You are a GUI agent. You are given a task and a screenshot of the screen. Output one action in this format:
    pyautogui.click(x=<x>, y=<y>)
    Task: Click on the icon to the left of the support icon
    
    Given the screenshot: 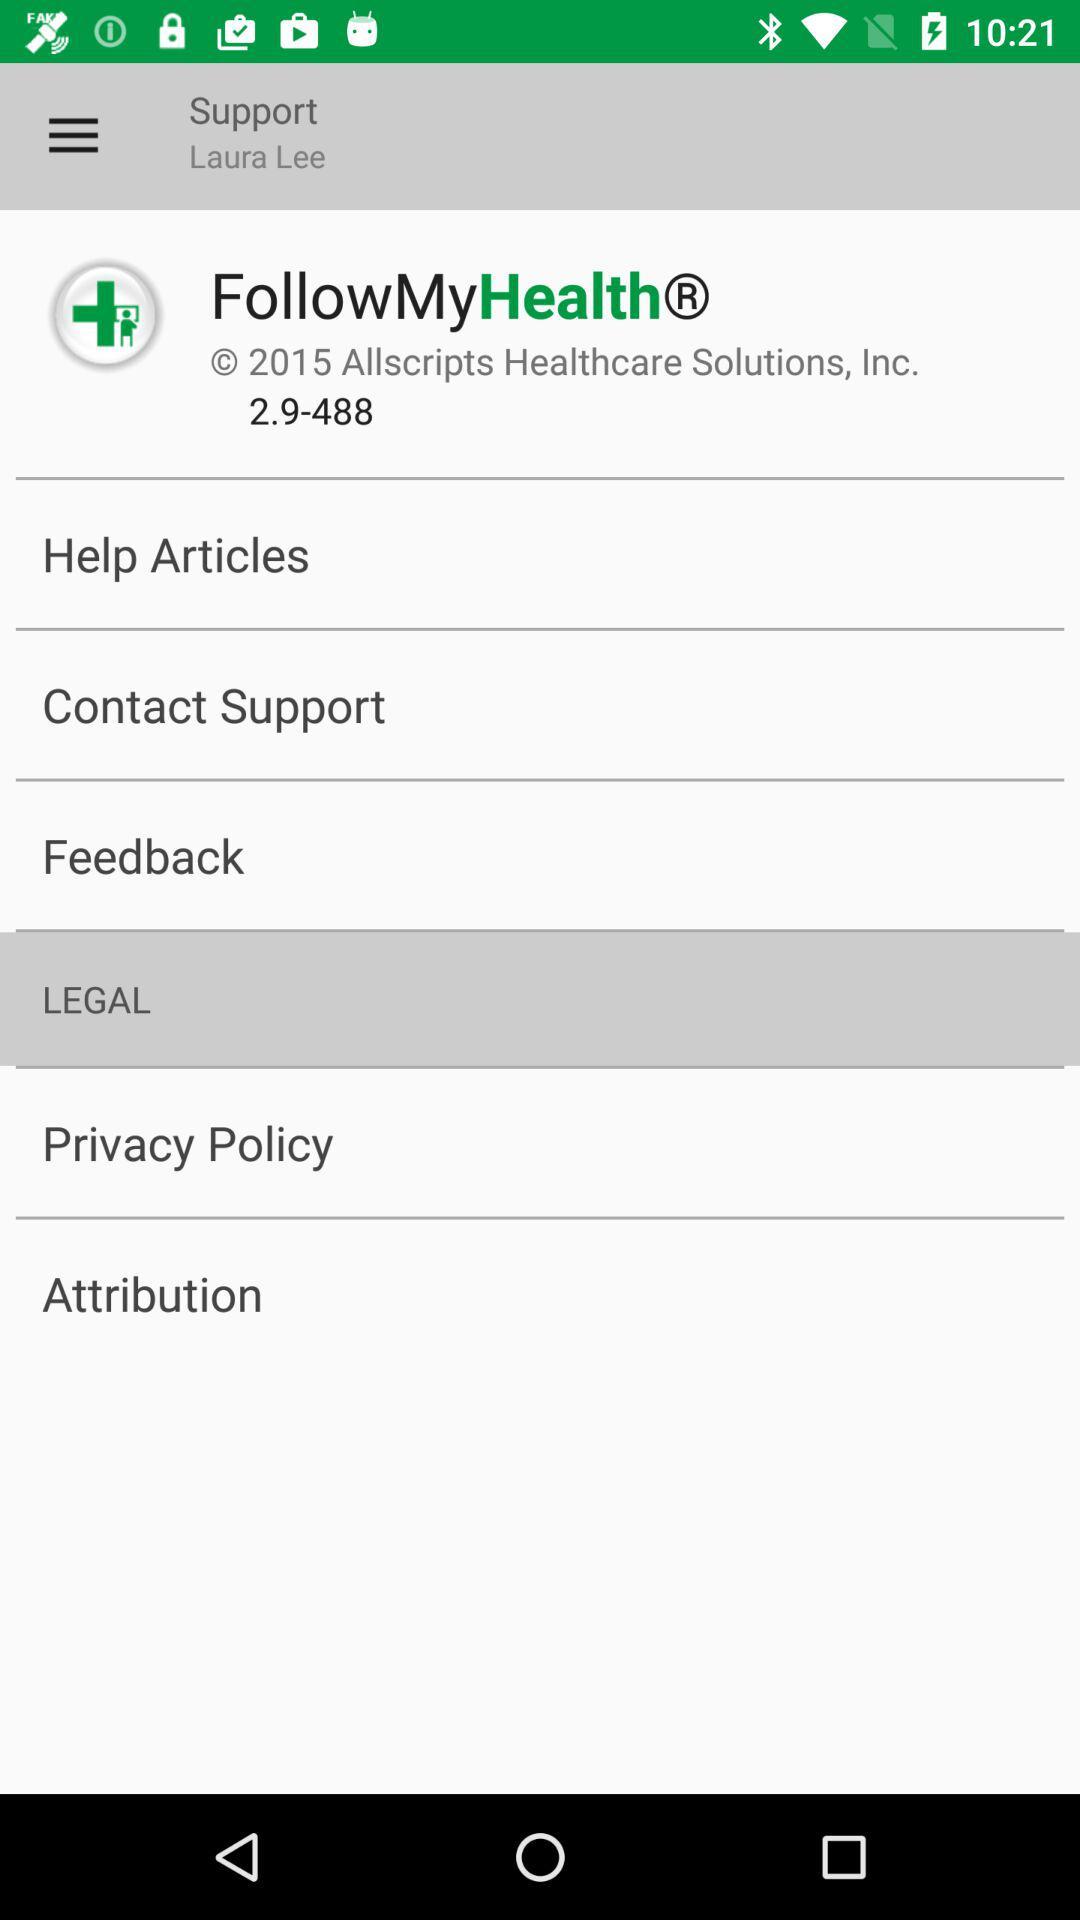 What is the action you would take?
    pyautogui.click(x=72, y=135)
    